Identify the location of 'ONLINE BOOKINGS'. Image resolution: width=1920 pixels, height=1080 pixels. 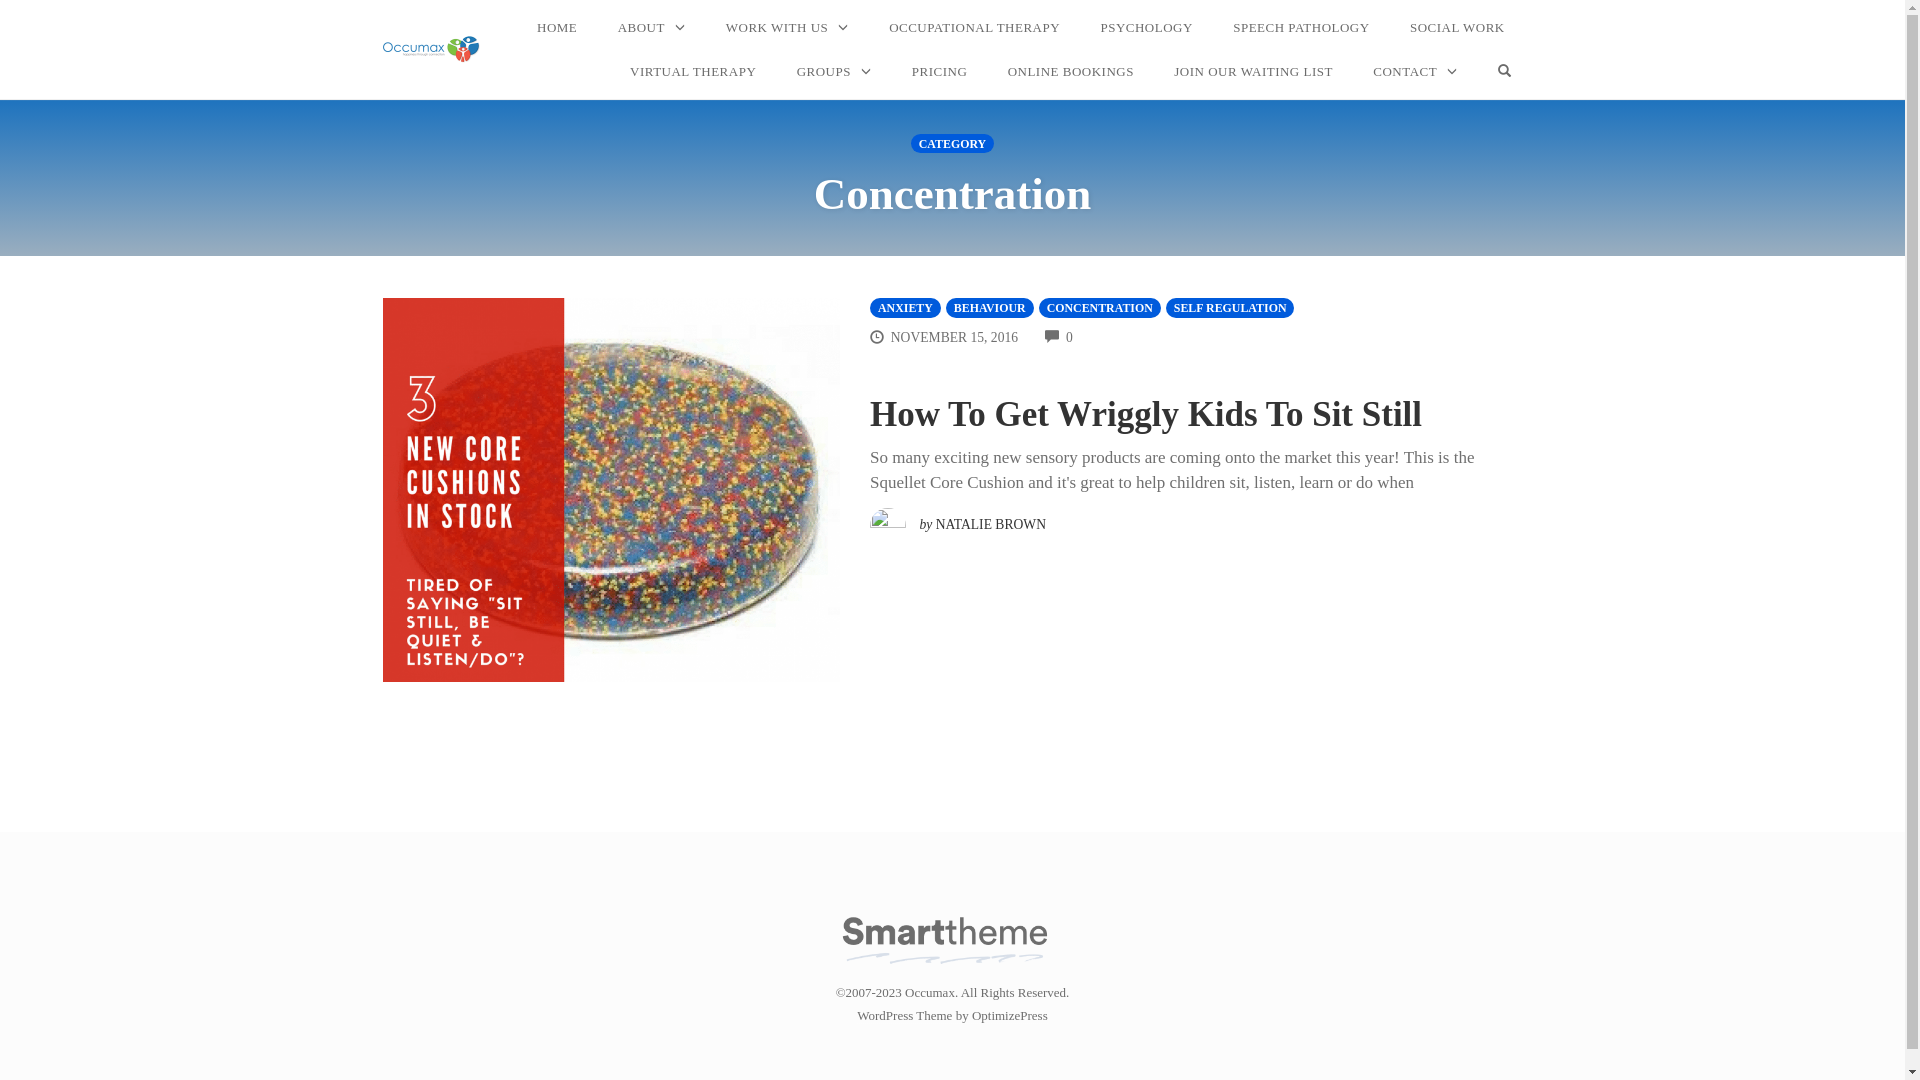
(1069, 71).